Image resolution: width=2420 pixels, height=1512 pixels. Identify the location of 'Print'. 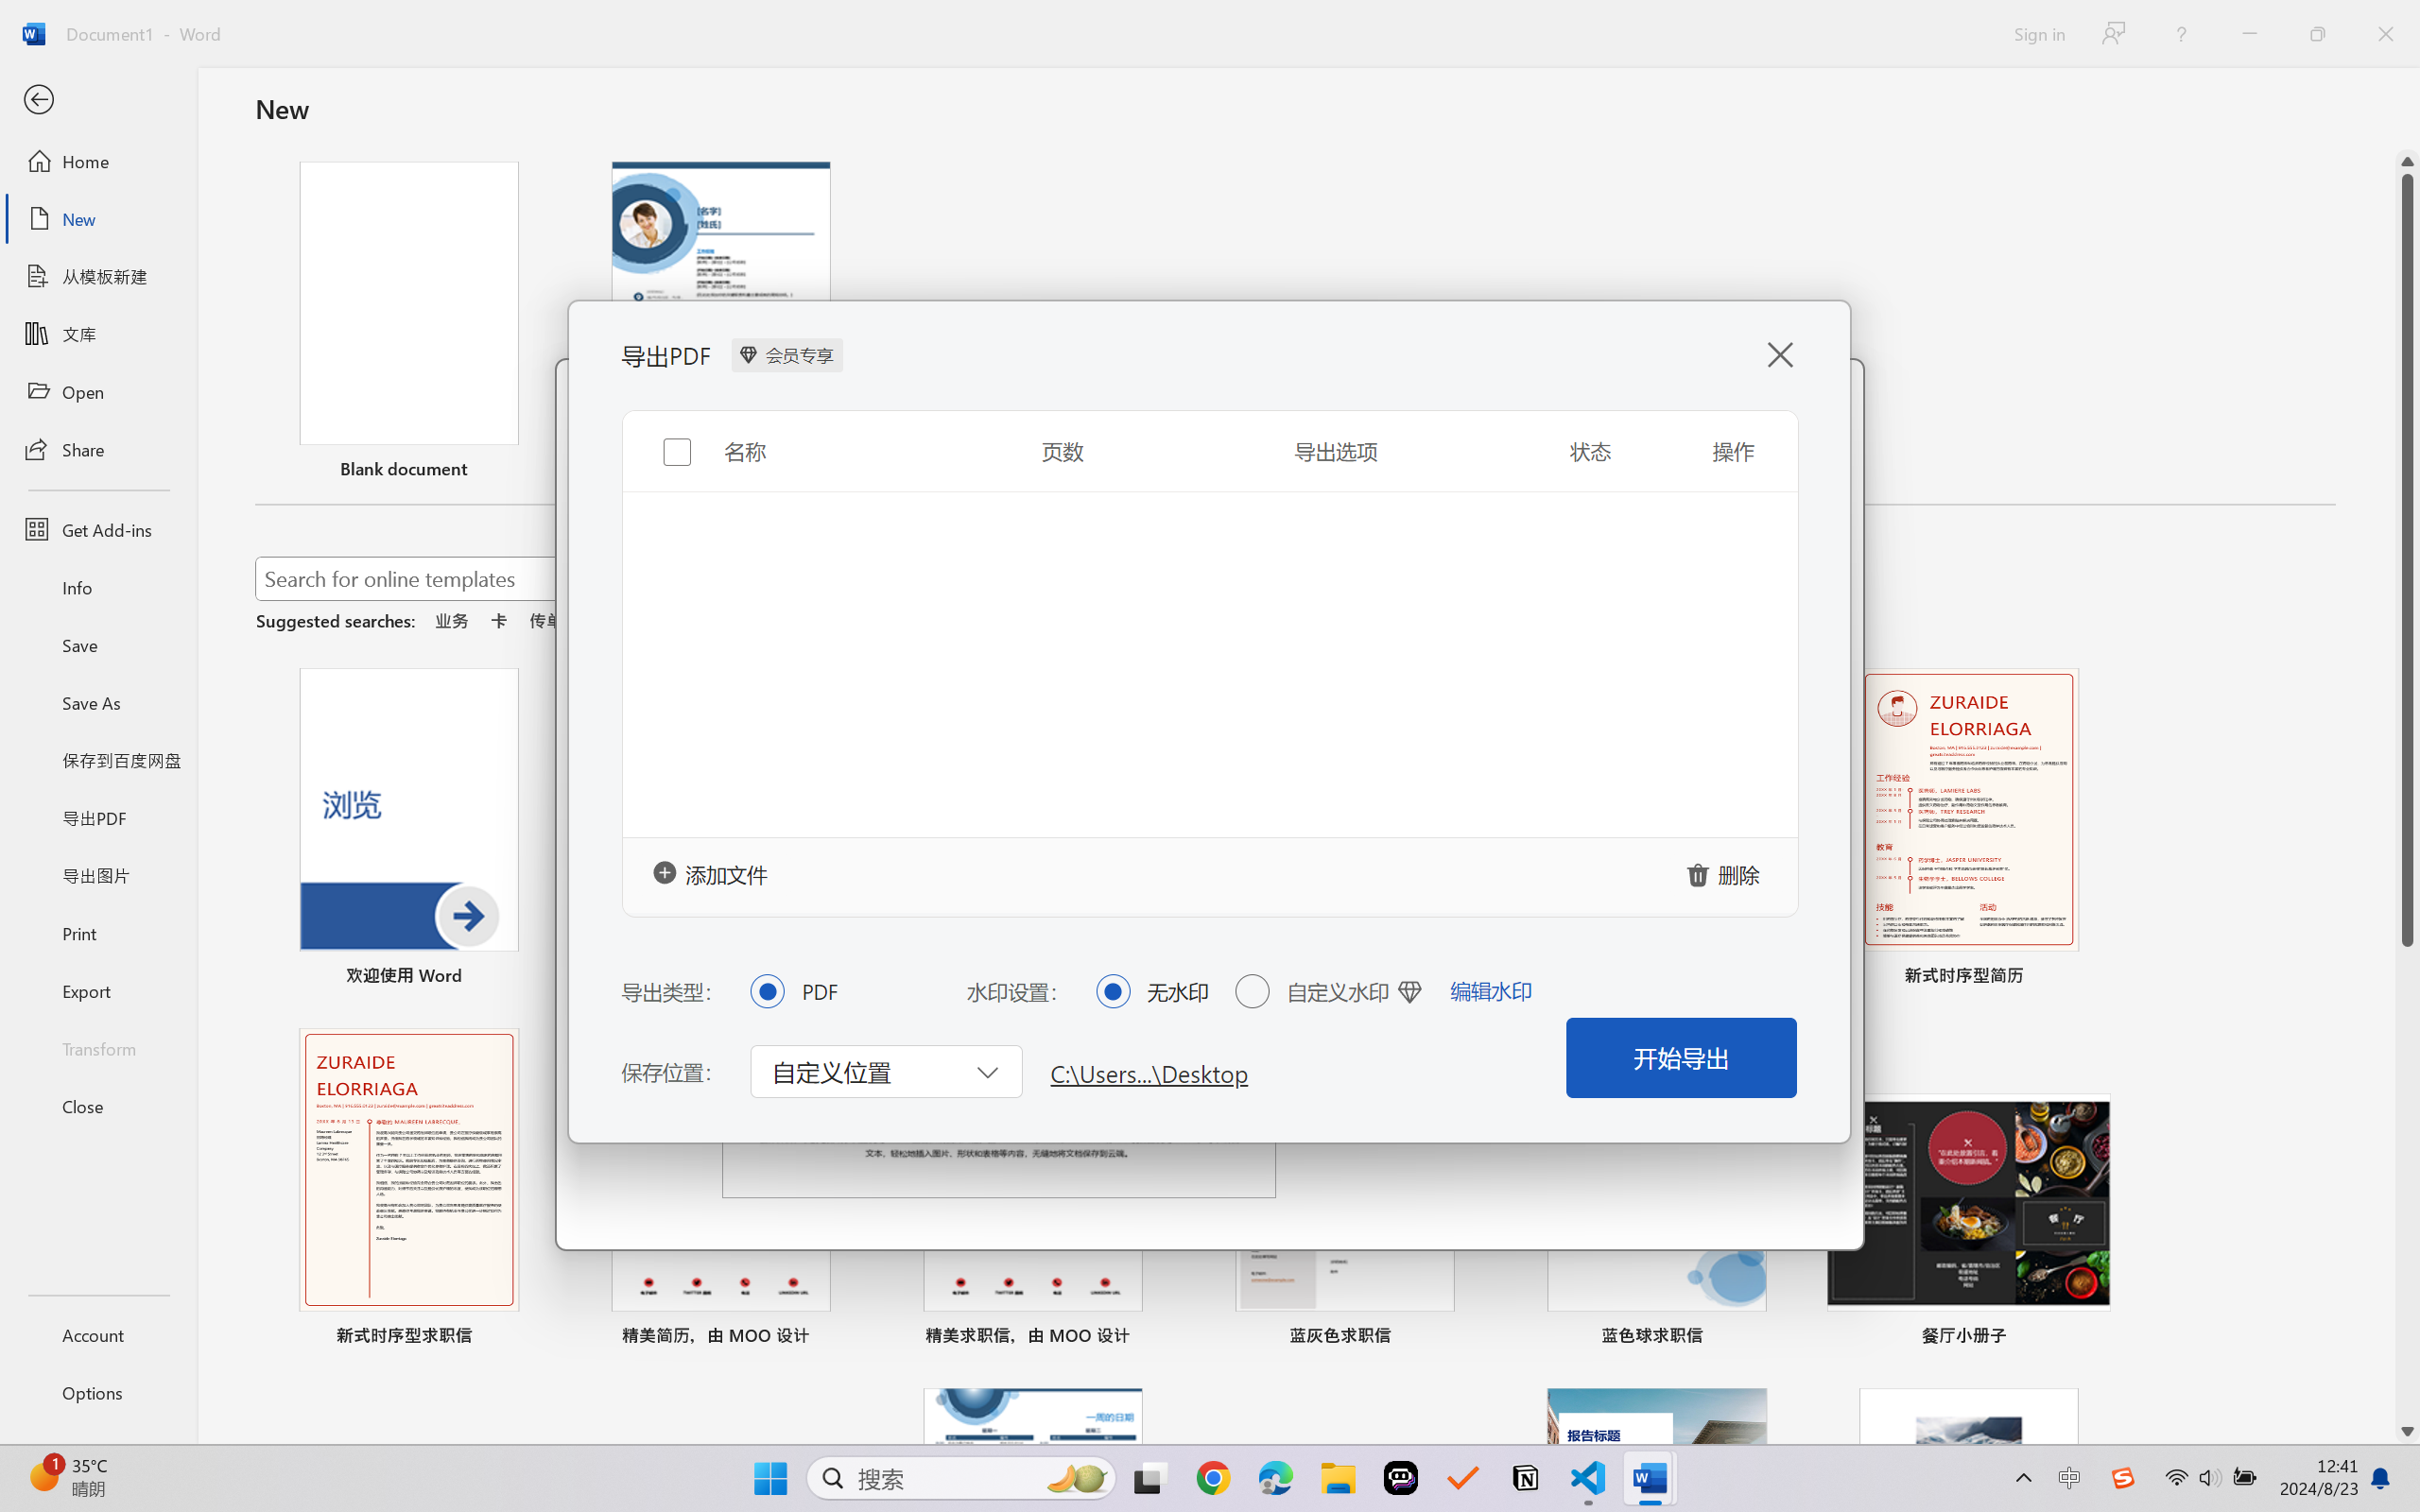
(97, 933).